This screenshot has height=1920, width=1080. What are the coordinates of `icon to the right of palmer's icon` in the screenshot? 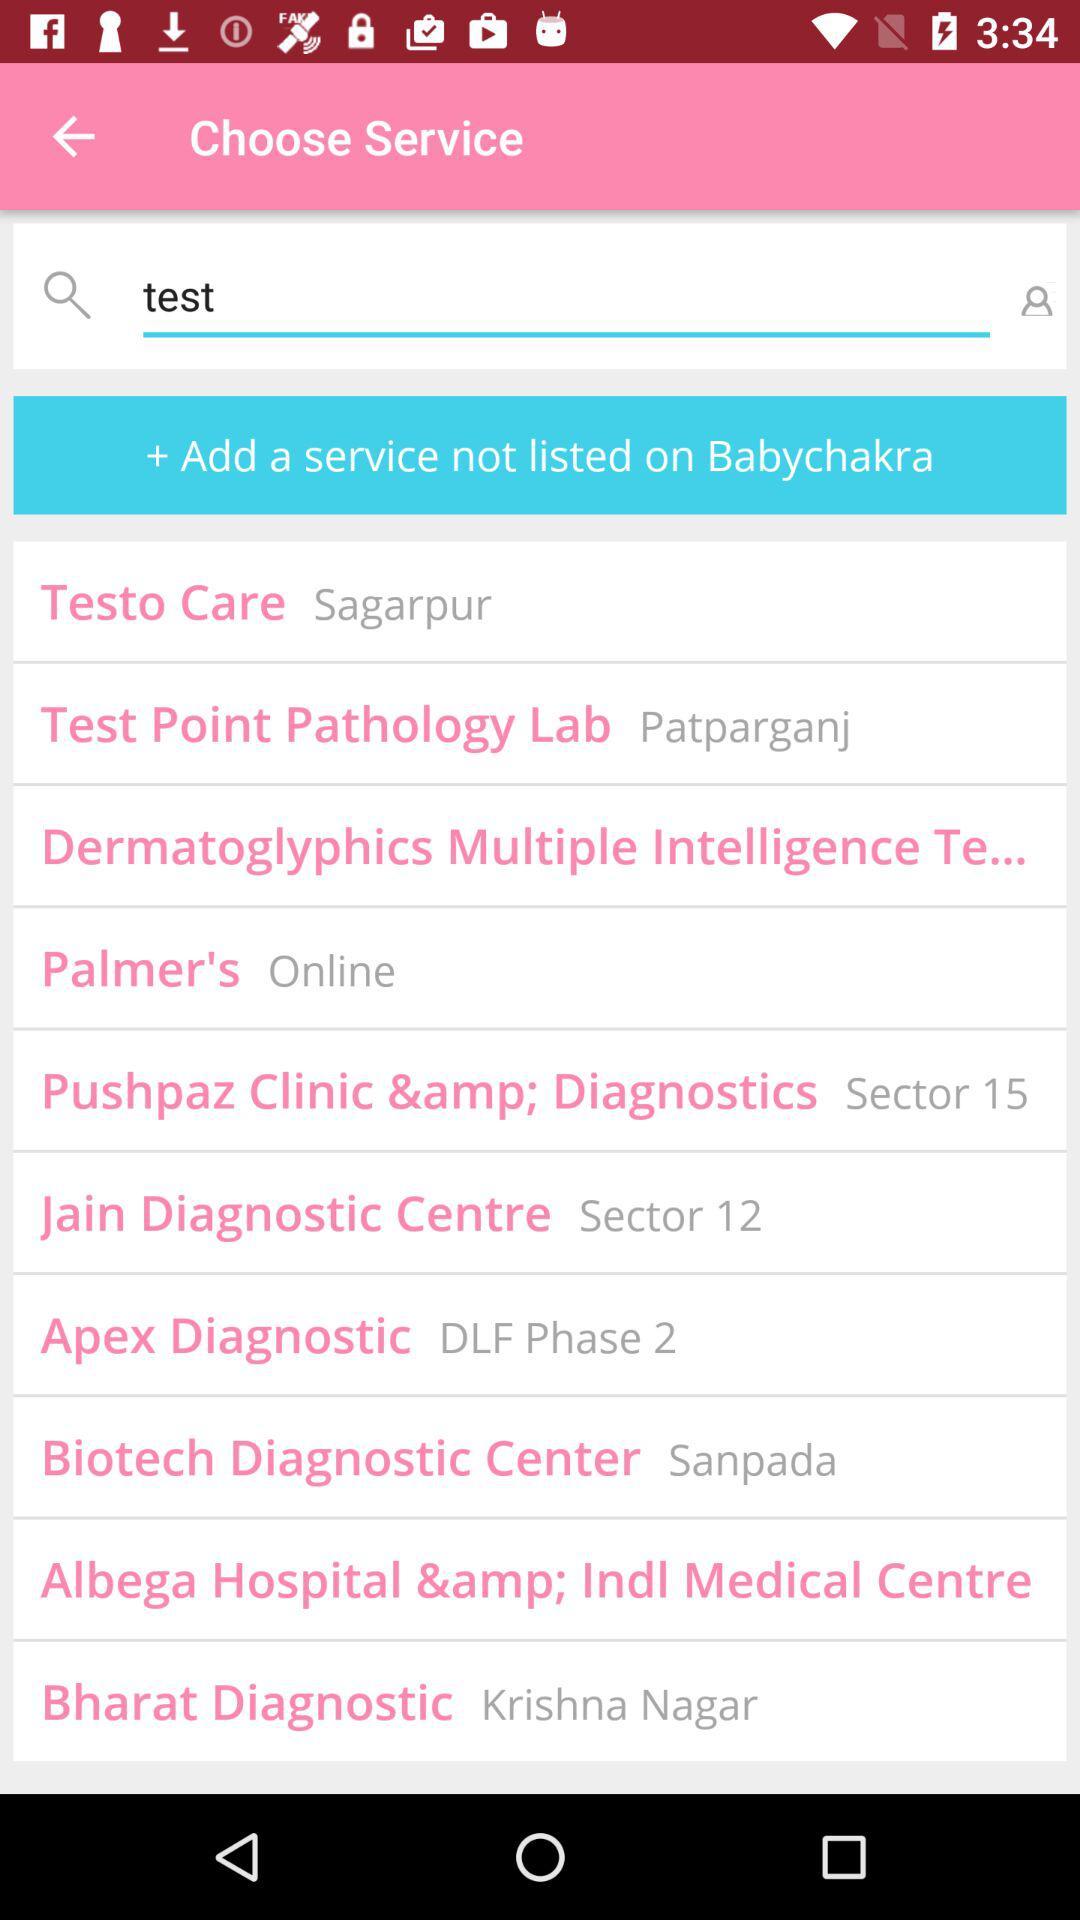 It's located at (330, 970).